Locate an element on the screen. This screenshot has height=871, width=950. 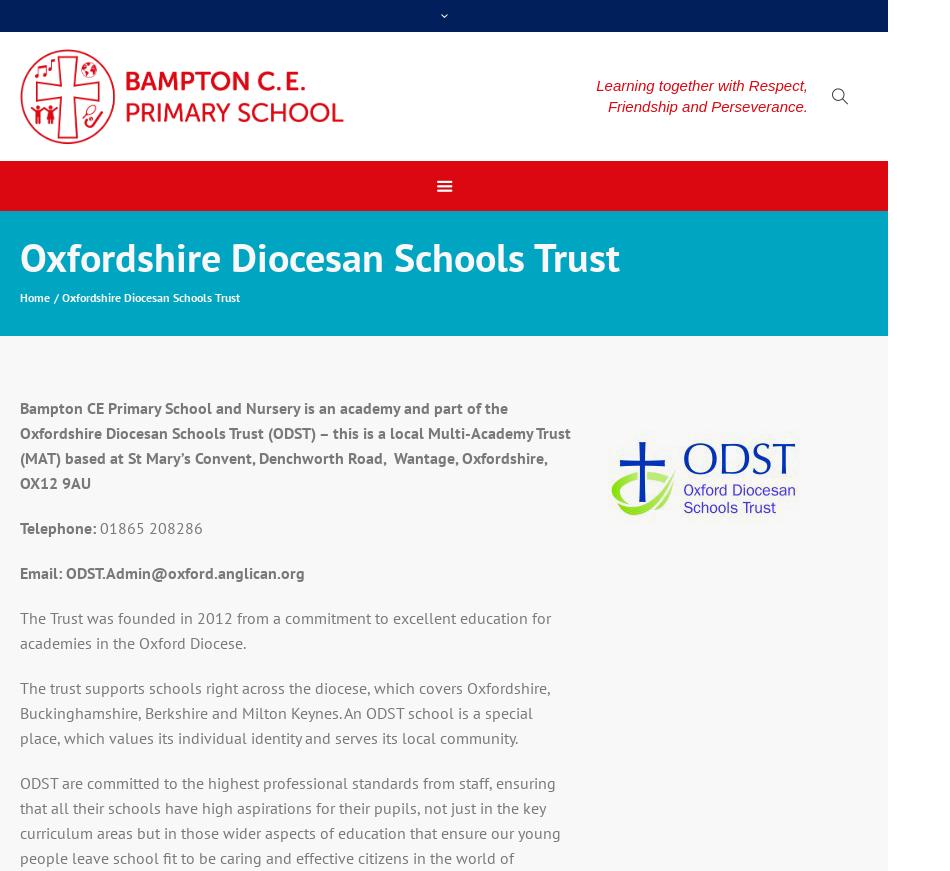
'Learning together with Respect,' is located at coordinates (701, 83).